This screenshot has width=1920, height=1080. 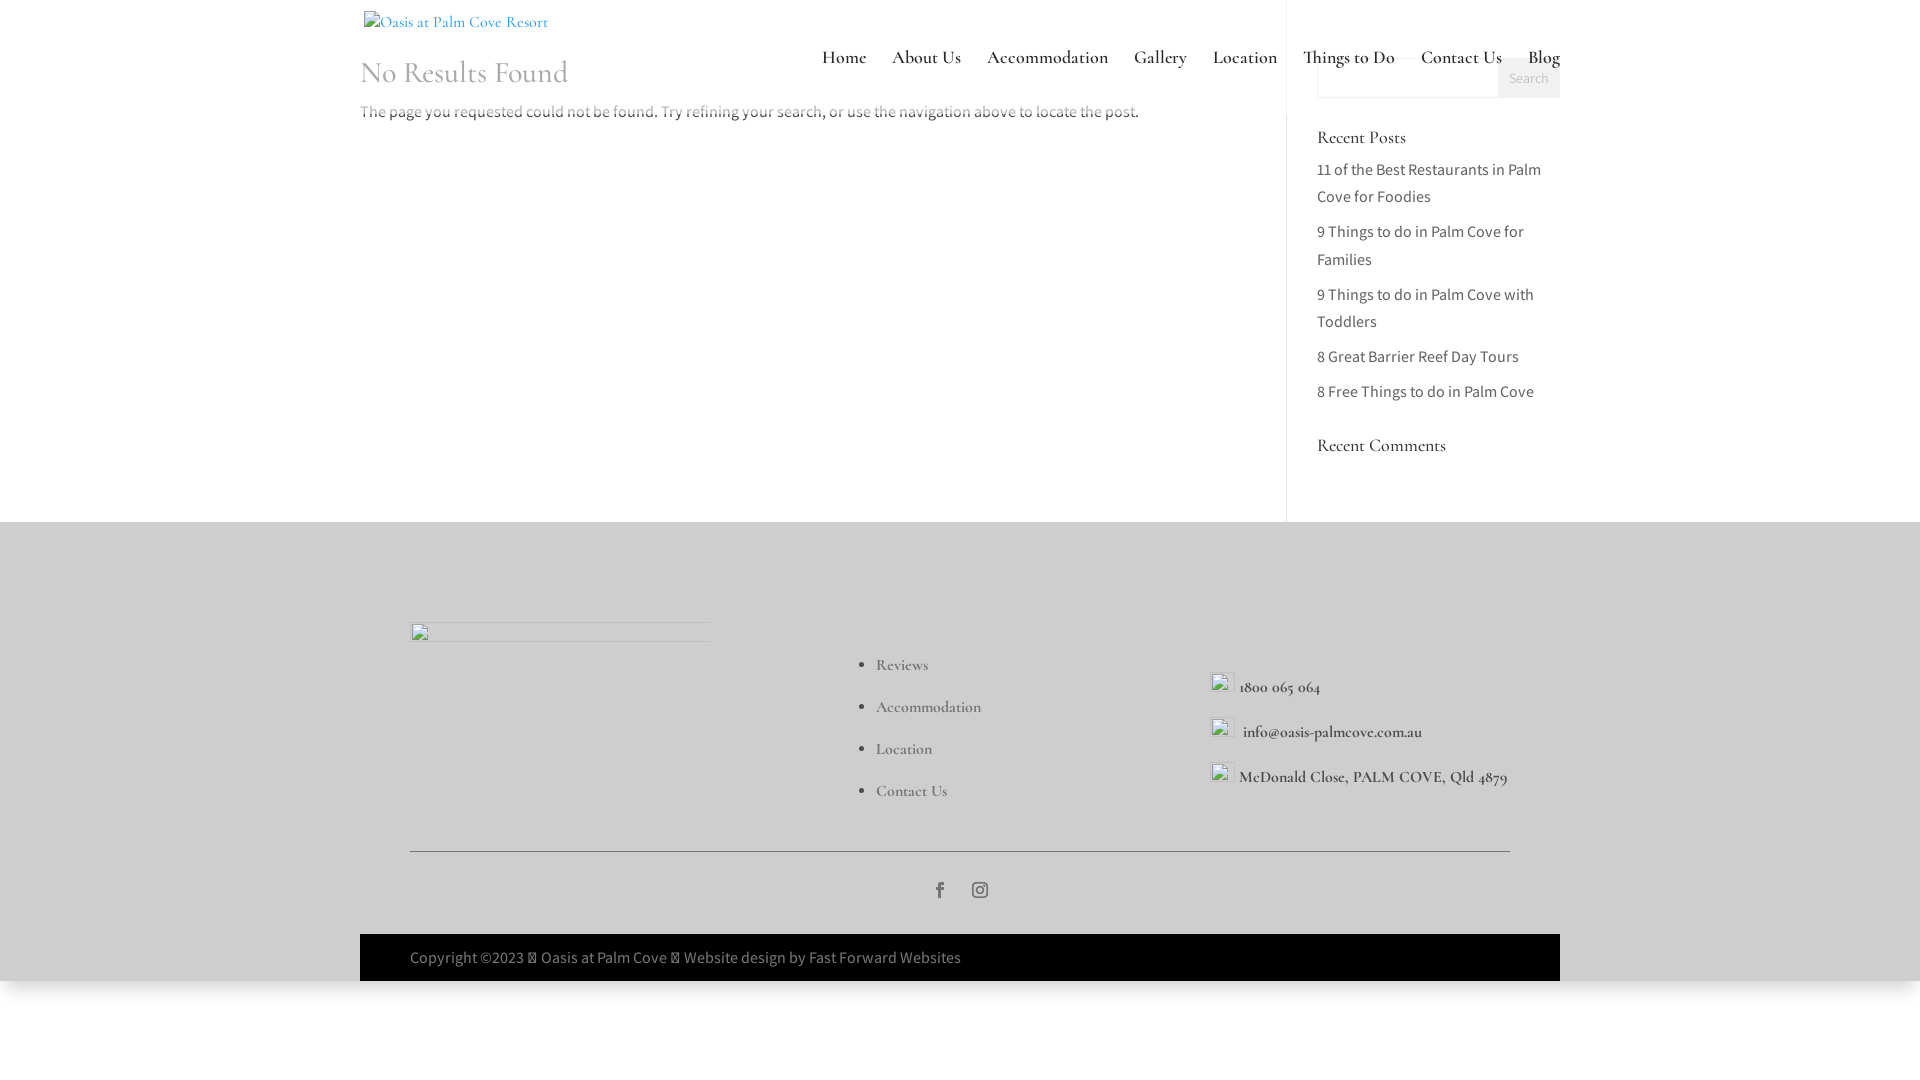 I want to click on 'Accommodation', so click(x=927, y=704).